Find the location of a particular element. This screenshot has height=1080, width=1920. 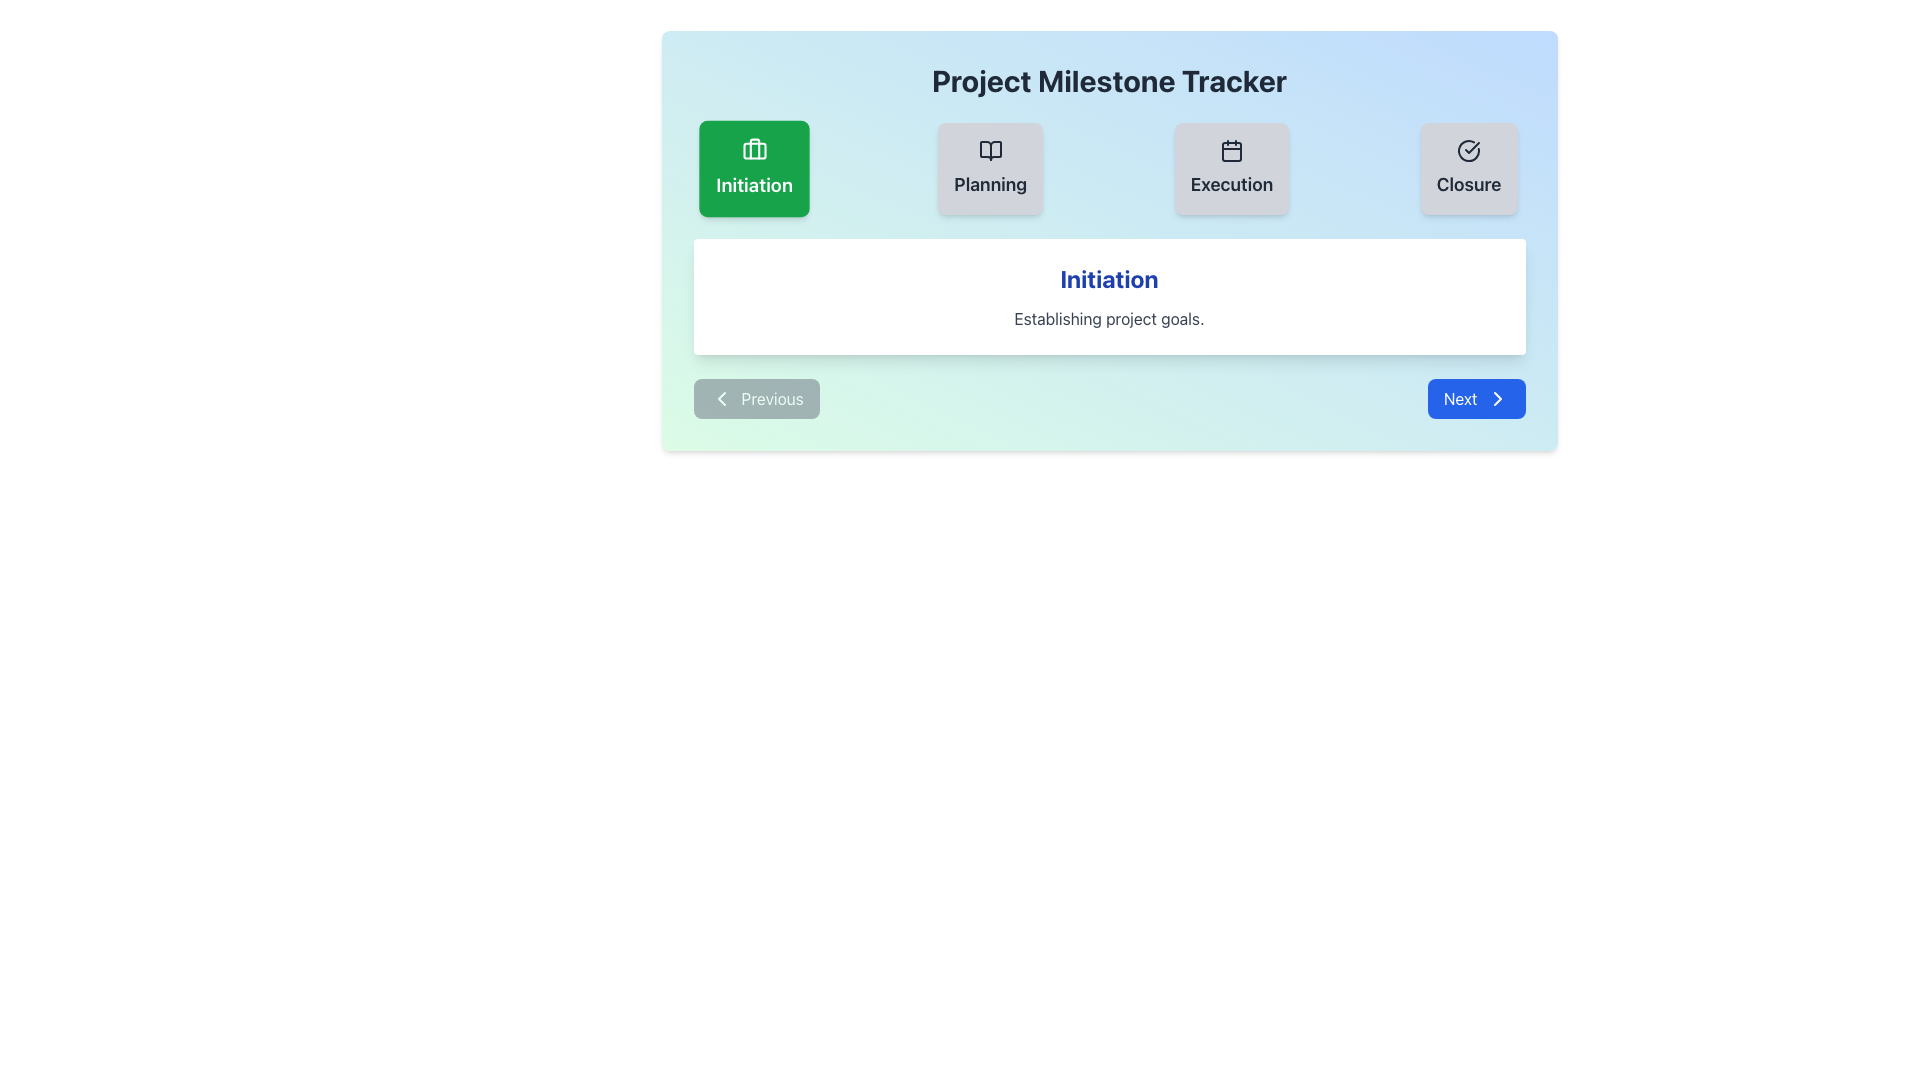

the circular decorative icon with a checkmark inside, located in the 'Closure' box at the top right of the milestone tracker interface is located at coordinates (1469, 149).